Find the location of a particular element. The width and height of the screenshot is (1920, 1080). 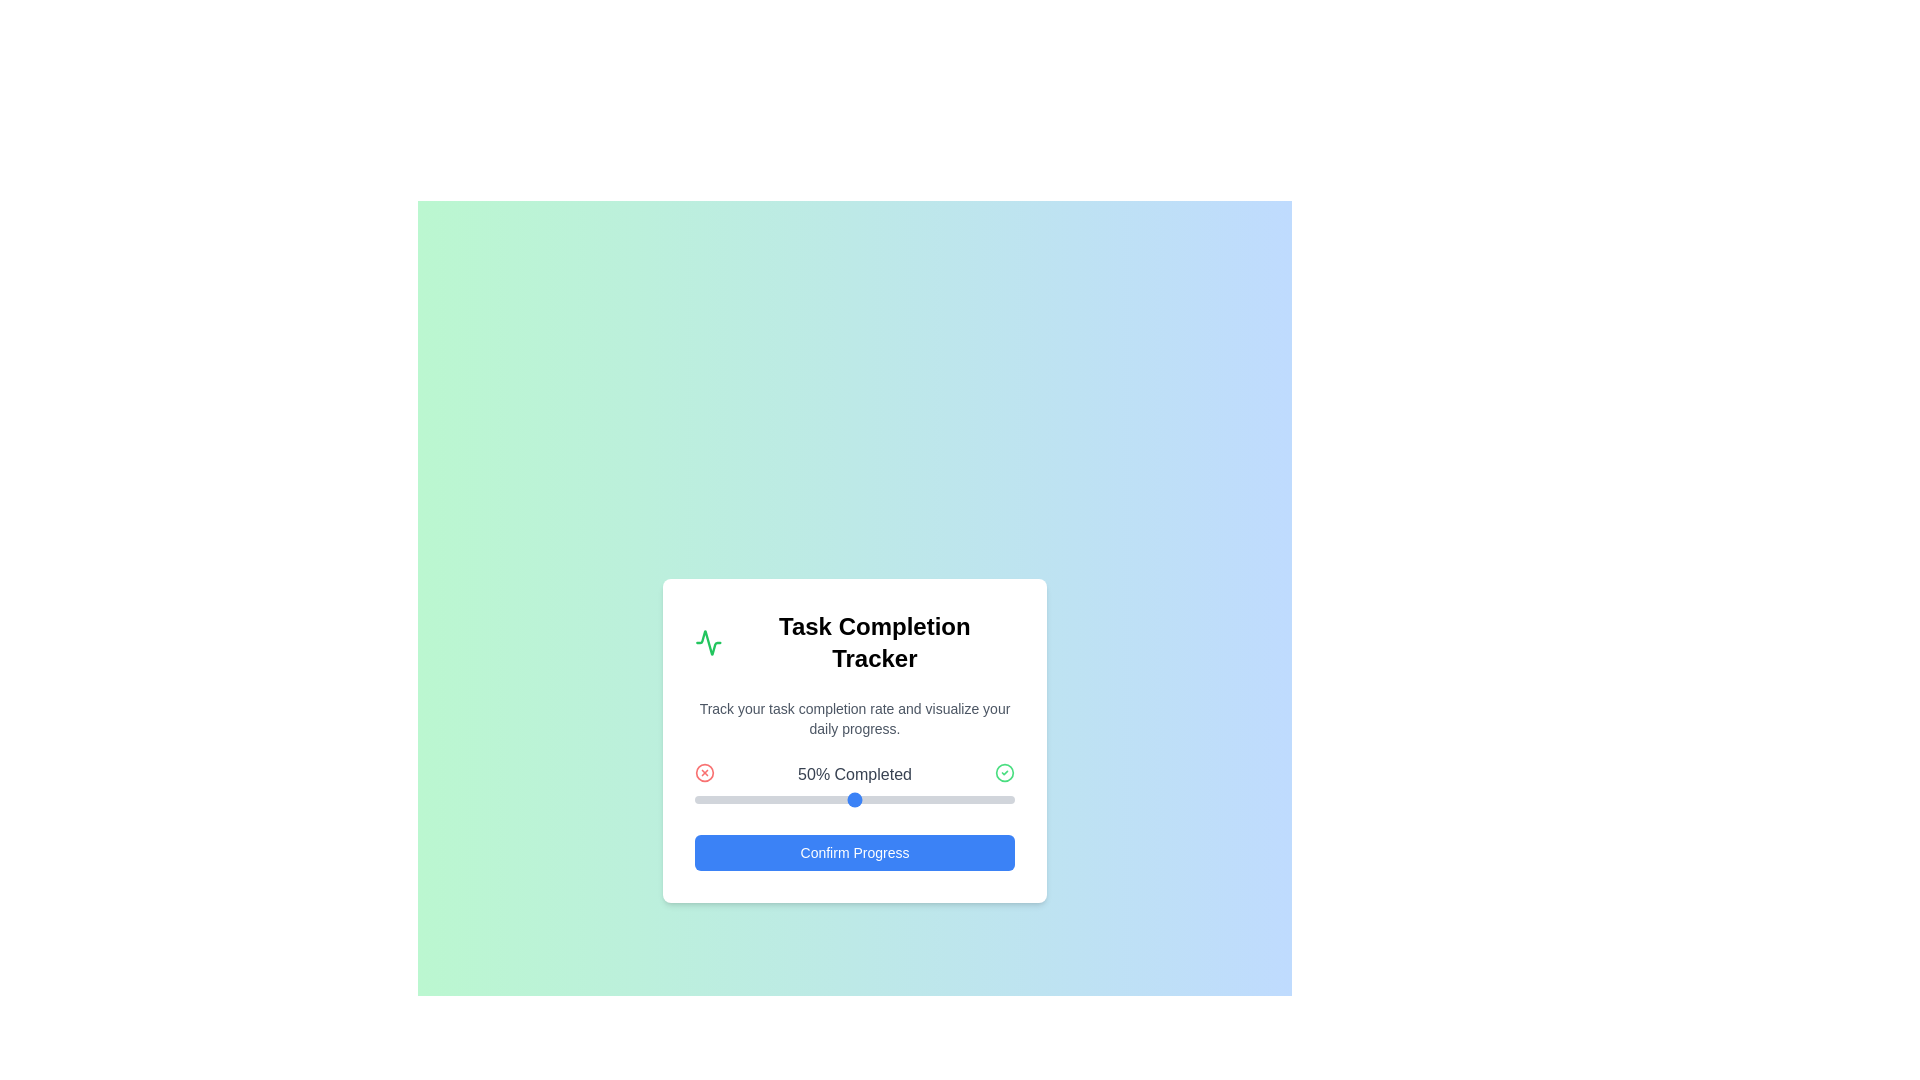

the progress slider to 0% is located at coordinates (695, 798).